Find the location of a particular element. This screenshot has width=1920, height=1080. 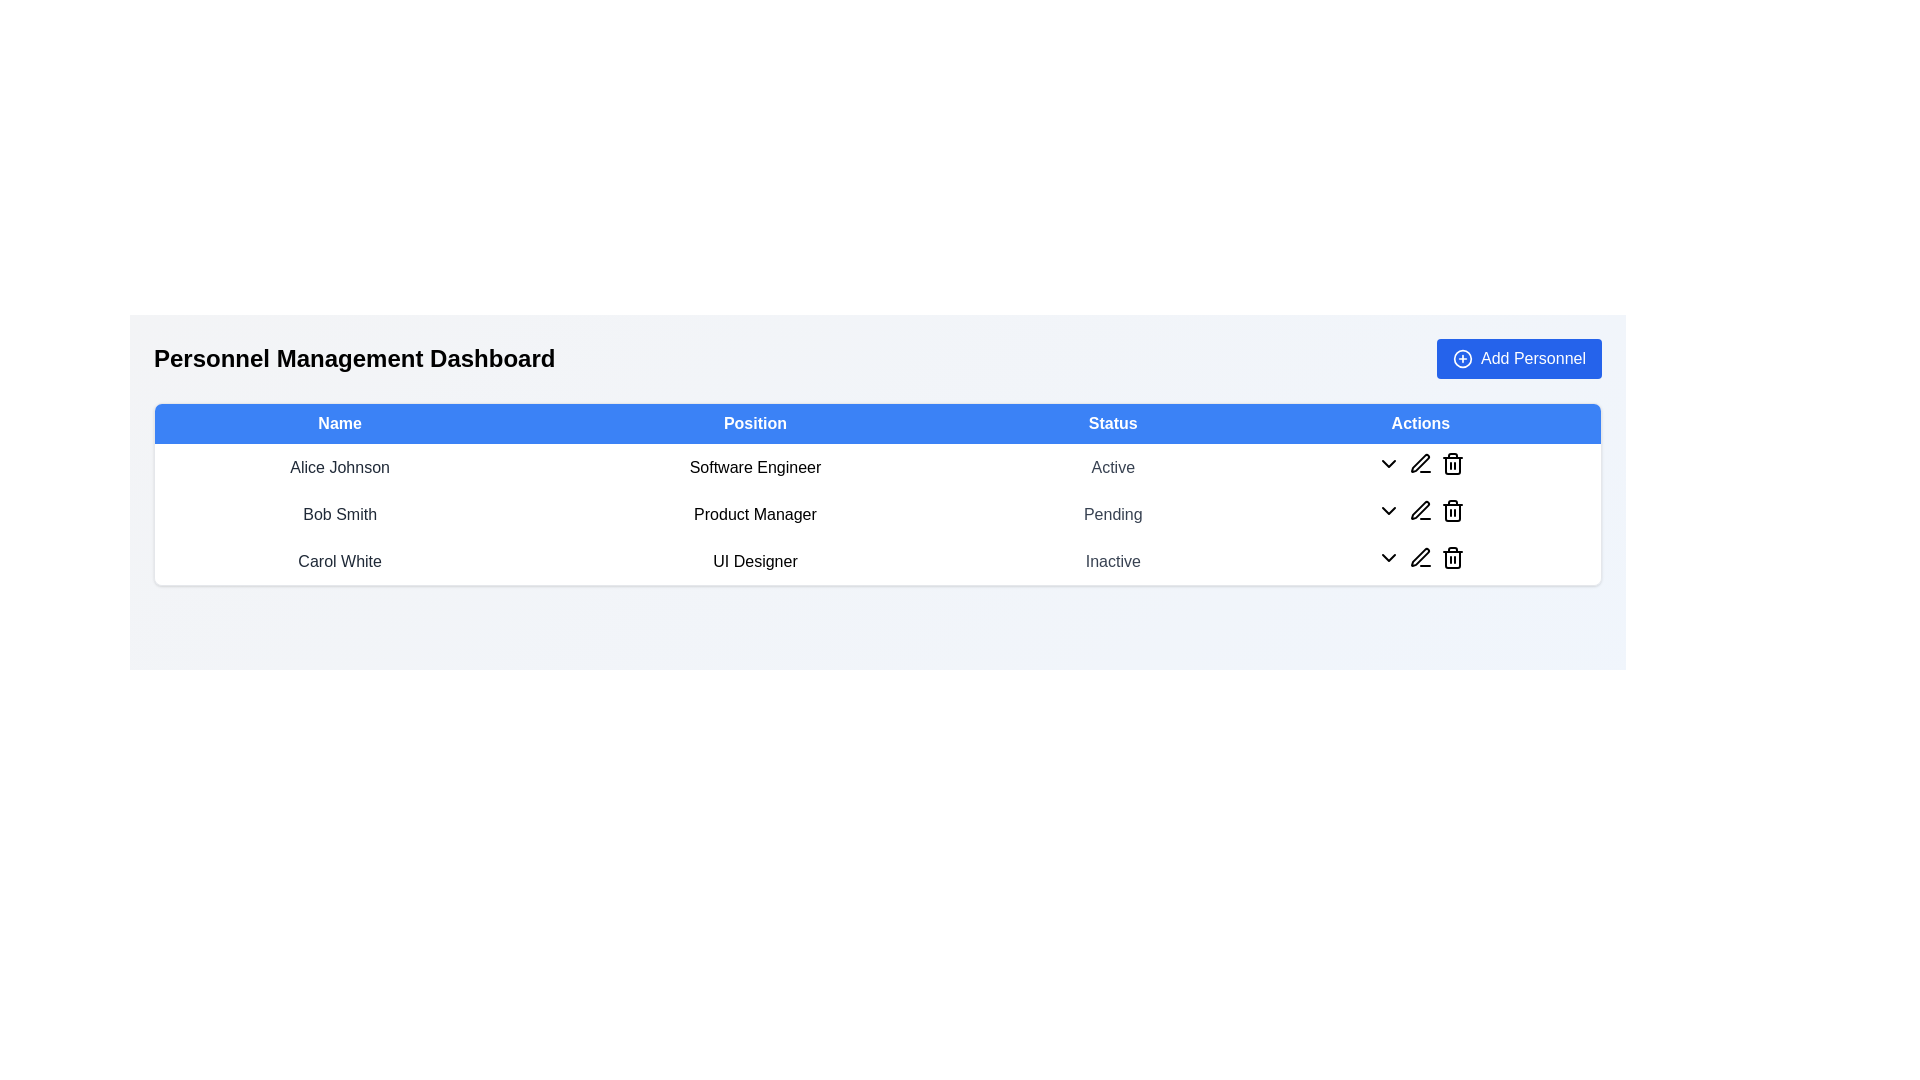

the delete icon located in the third row under the 'Actions' column of the table layout is located at coordinates (1452, 559).